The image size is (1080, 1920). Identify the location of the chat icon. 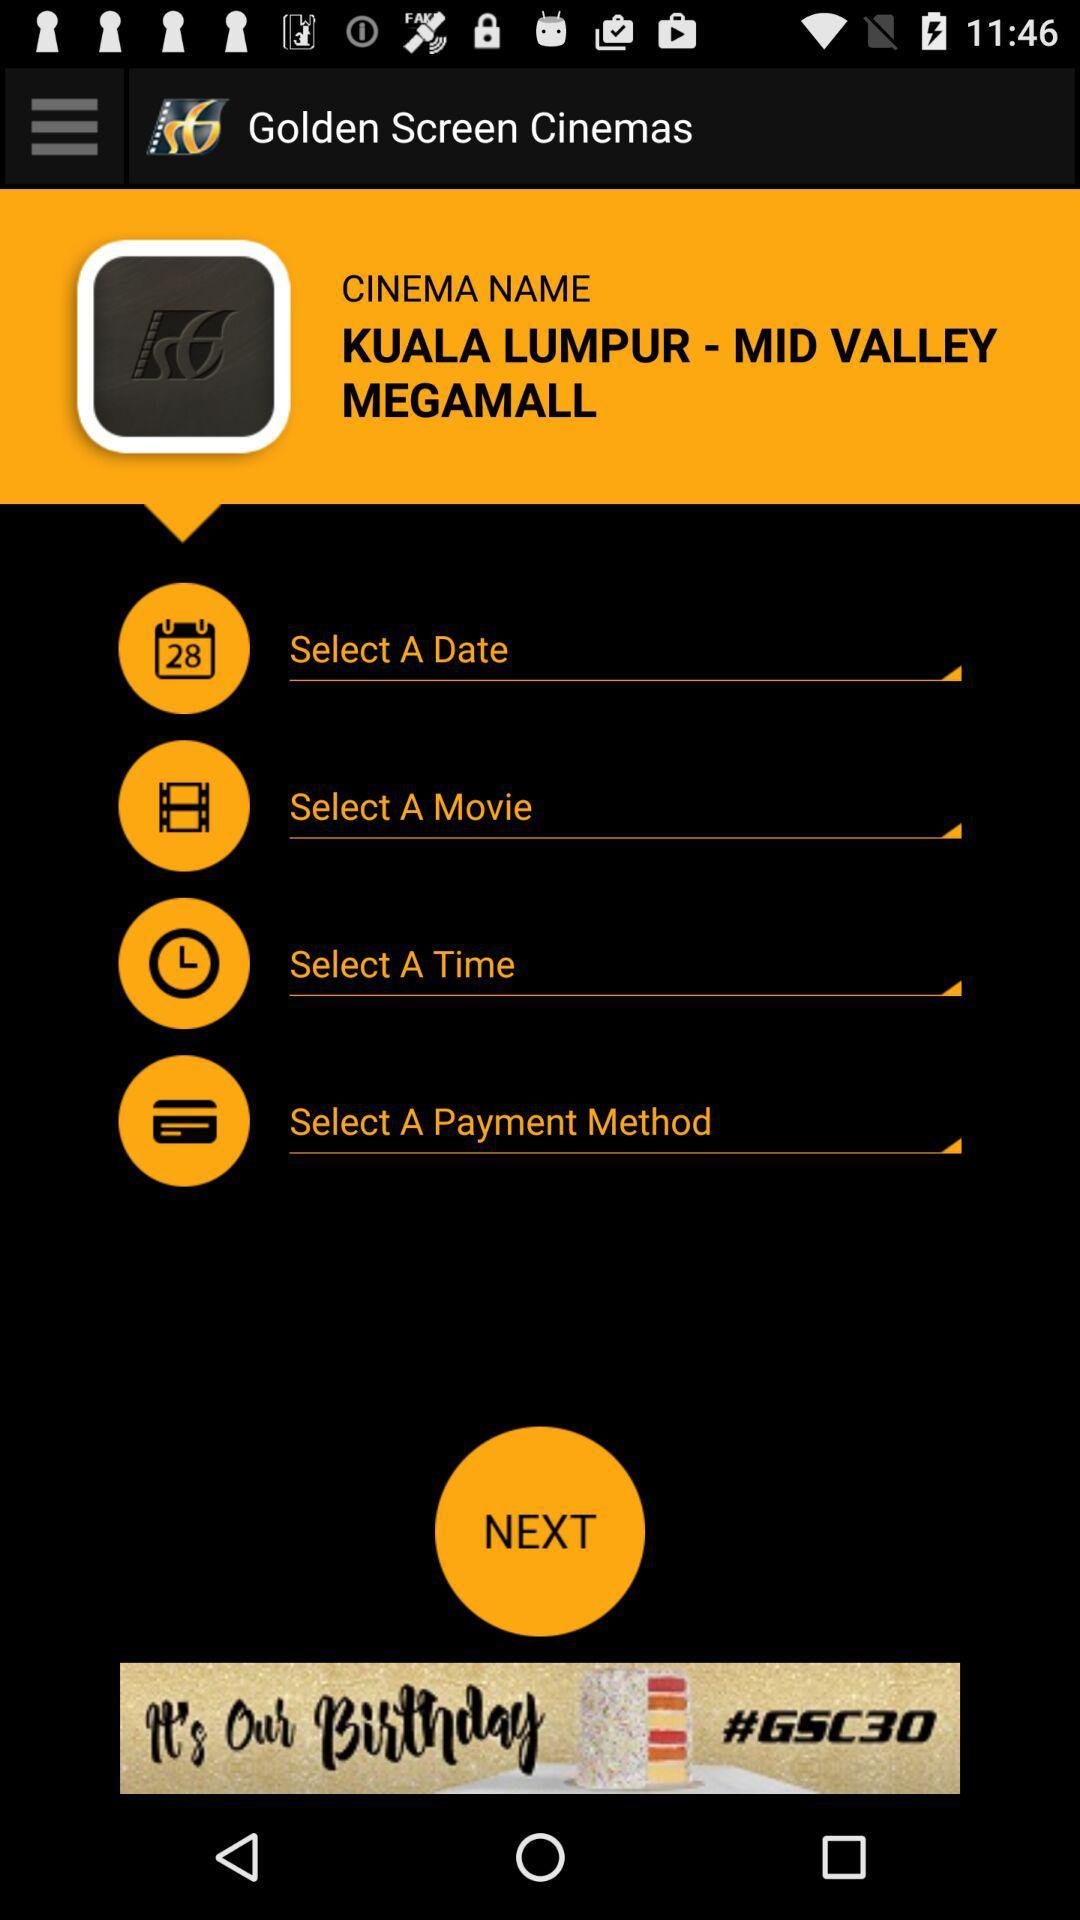
(184, 862).